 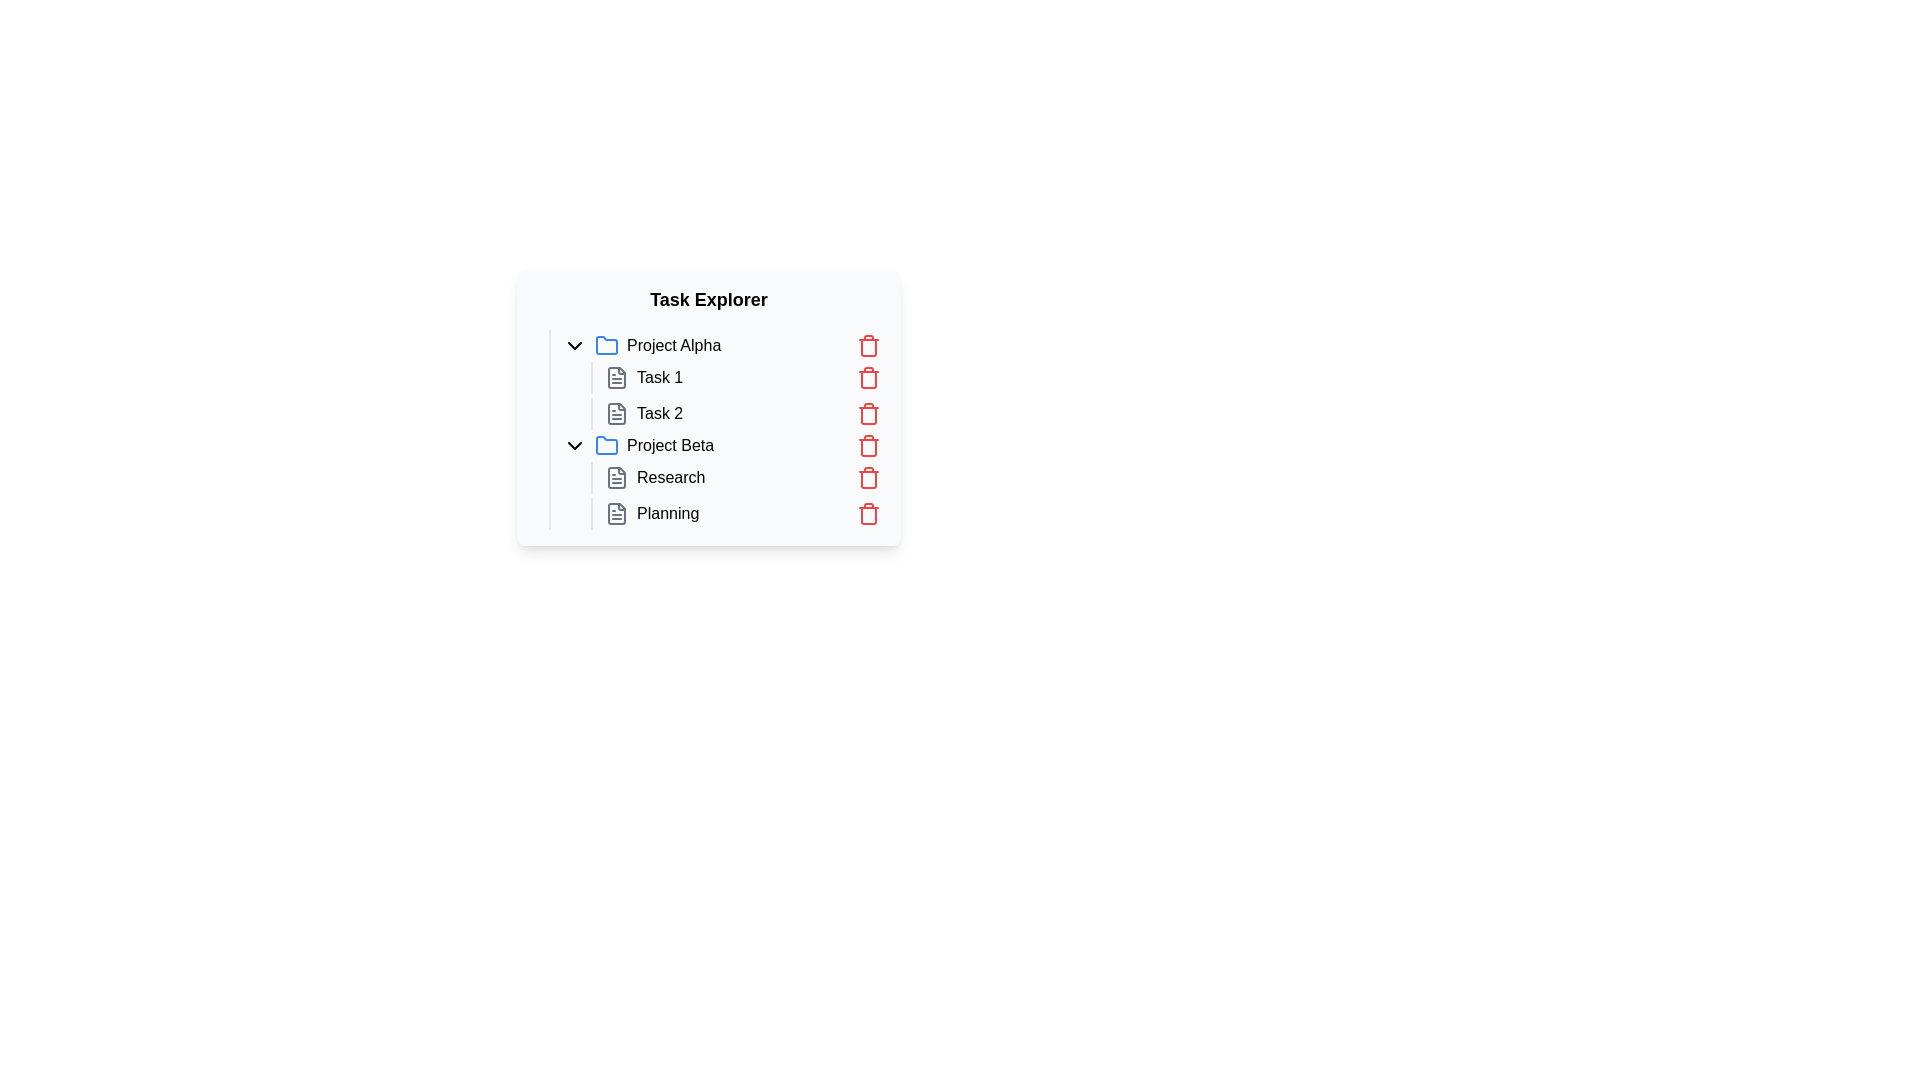 What do you see at coordinates (728, 396) in the screenshot?
I see `the task item 'Task 2' in the list layout under the 'Project Alpha' hierarchy` at bounding box center [728, 396].